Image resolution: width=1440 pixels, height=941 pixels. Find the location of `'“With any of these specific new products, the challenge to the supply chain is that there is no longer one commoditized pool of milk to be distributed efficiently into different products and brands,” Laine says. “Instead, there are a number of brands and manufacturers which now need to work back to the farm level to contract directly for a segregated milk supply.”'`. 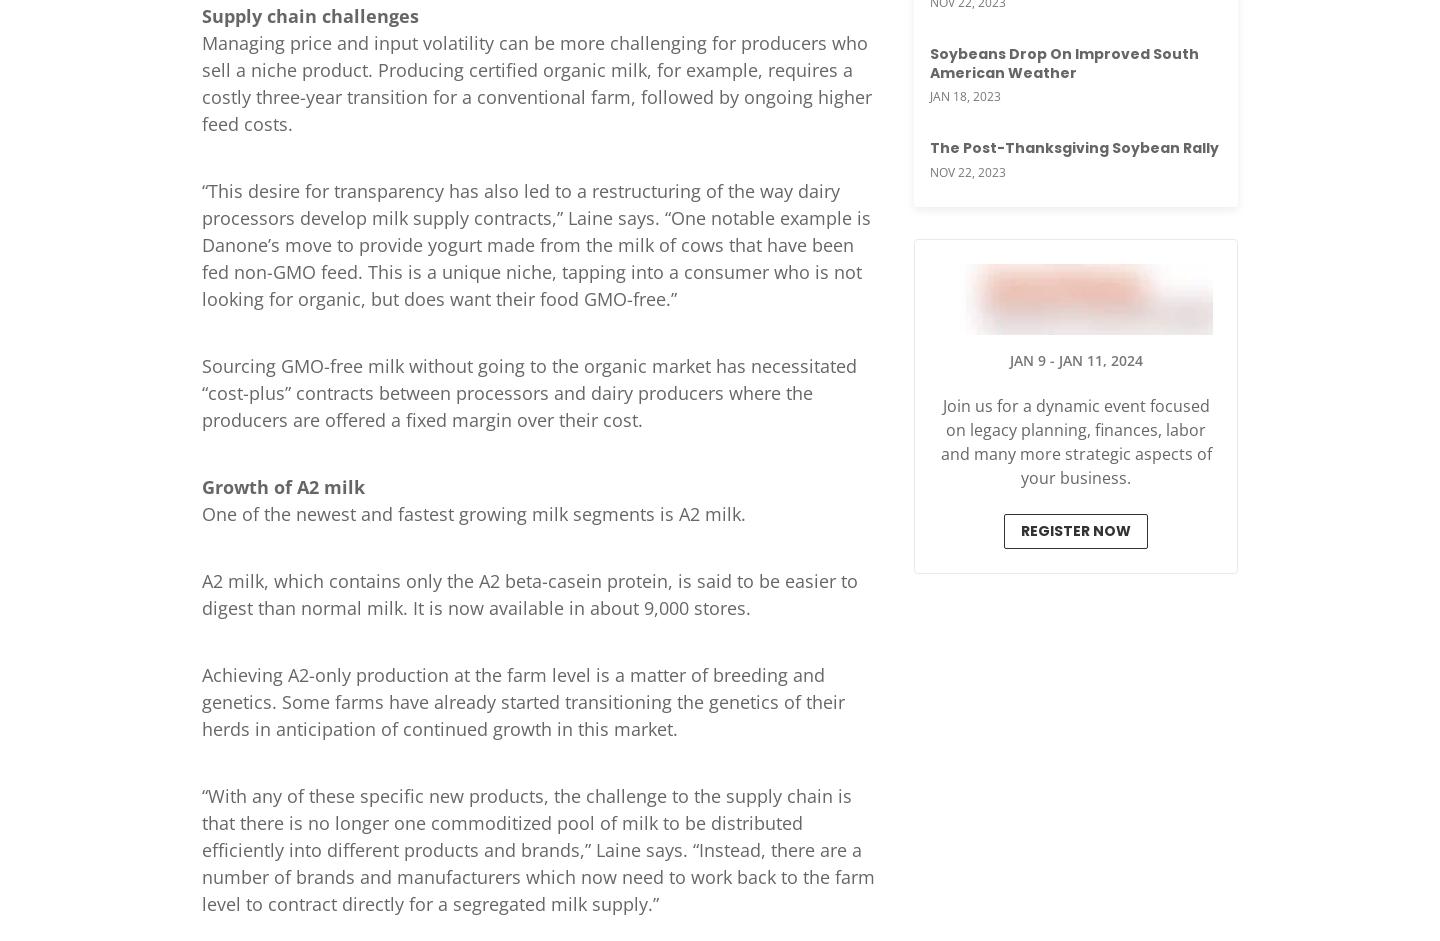

'“With any of these specific new products, the challenge to the supply chain is that there is no longer one commoditized pool of milk to be distributed efficiently into different products and brands,” Laine says. “Instead, there are a number of brands and manufacturers which now need to work back to the farm level to contract directly for a segregated milk supply.”' is located at coordinates (537, 847).